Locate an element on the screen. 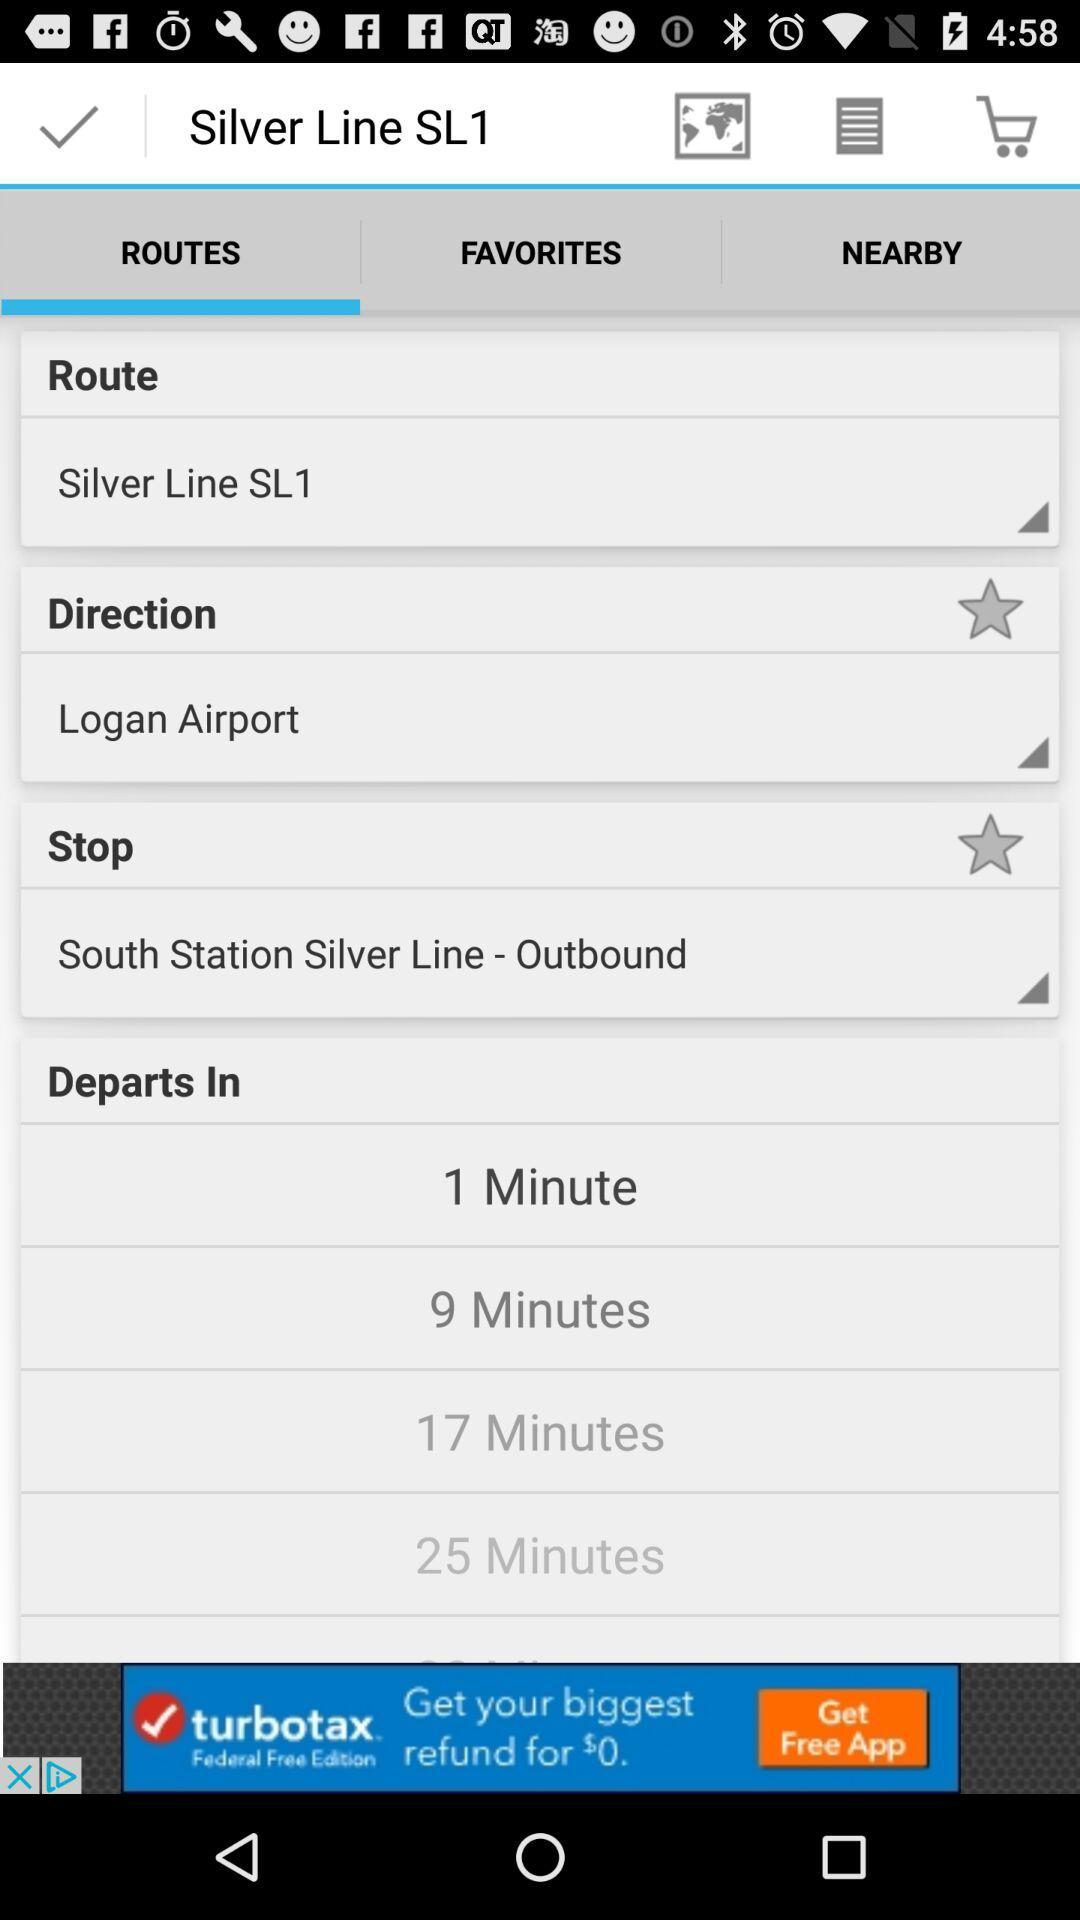 Image resolution: width=1080 pixels, height=1920 pixels. expand direction option is located at coordinates (990, 745).